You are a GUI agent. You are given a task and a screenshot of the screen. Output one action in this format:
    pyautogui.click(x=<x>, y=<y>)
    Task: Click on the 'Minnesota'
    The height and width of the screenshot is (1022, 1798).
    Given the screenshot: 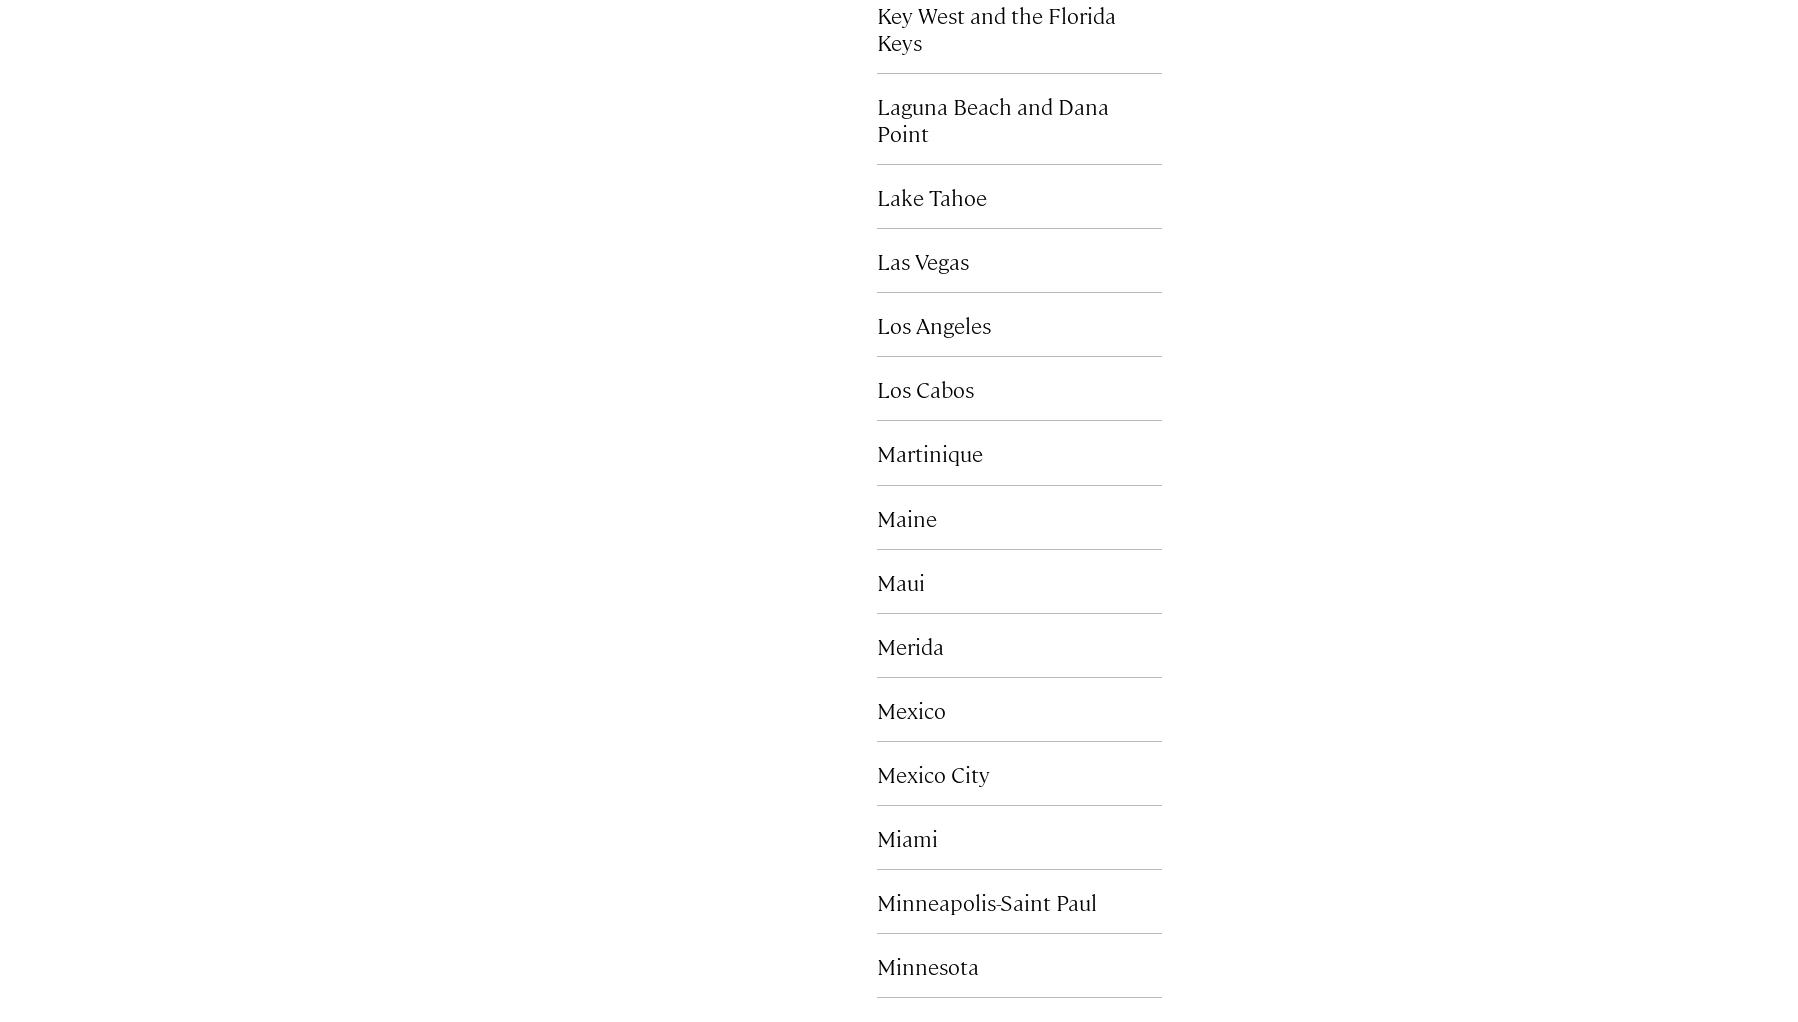 What is the action you would take?
    pyautogui.click(x=926, y=963)
    